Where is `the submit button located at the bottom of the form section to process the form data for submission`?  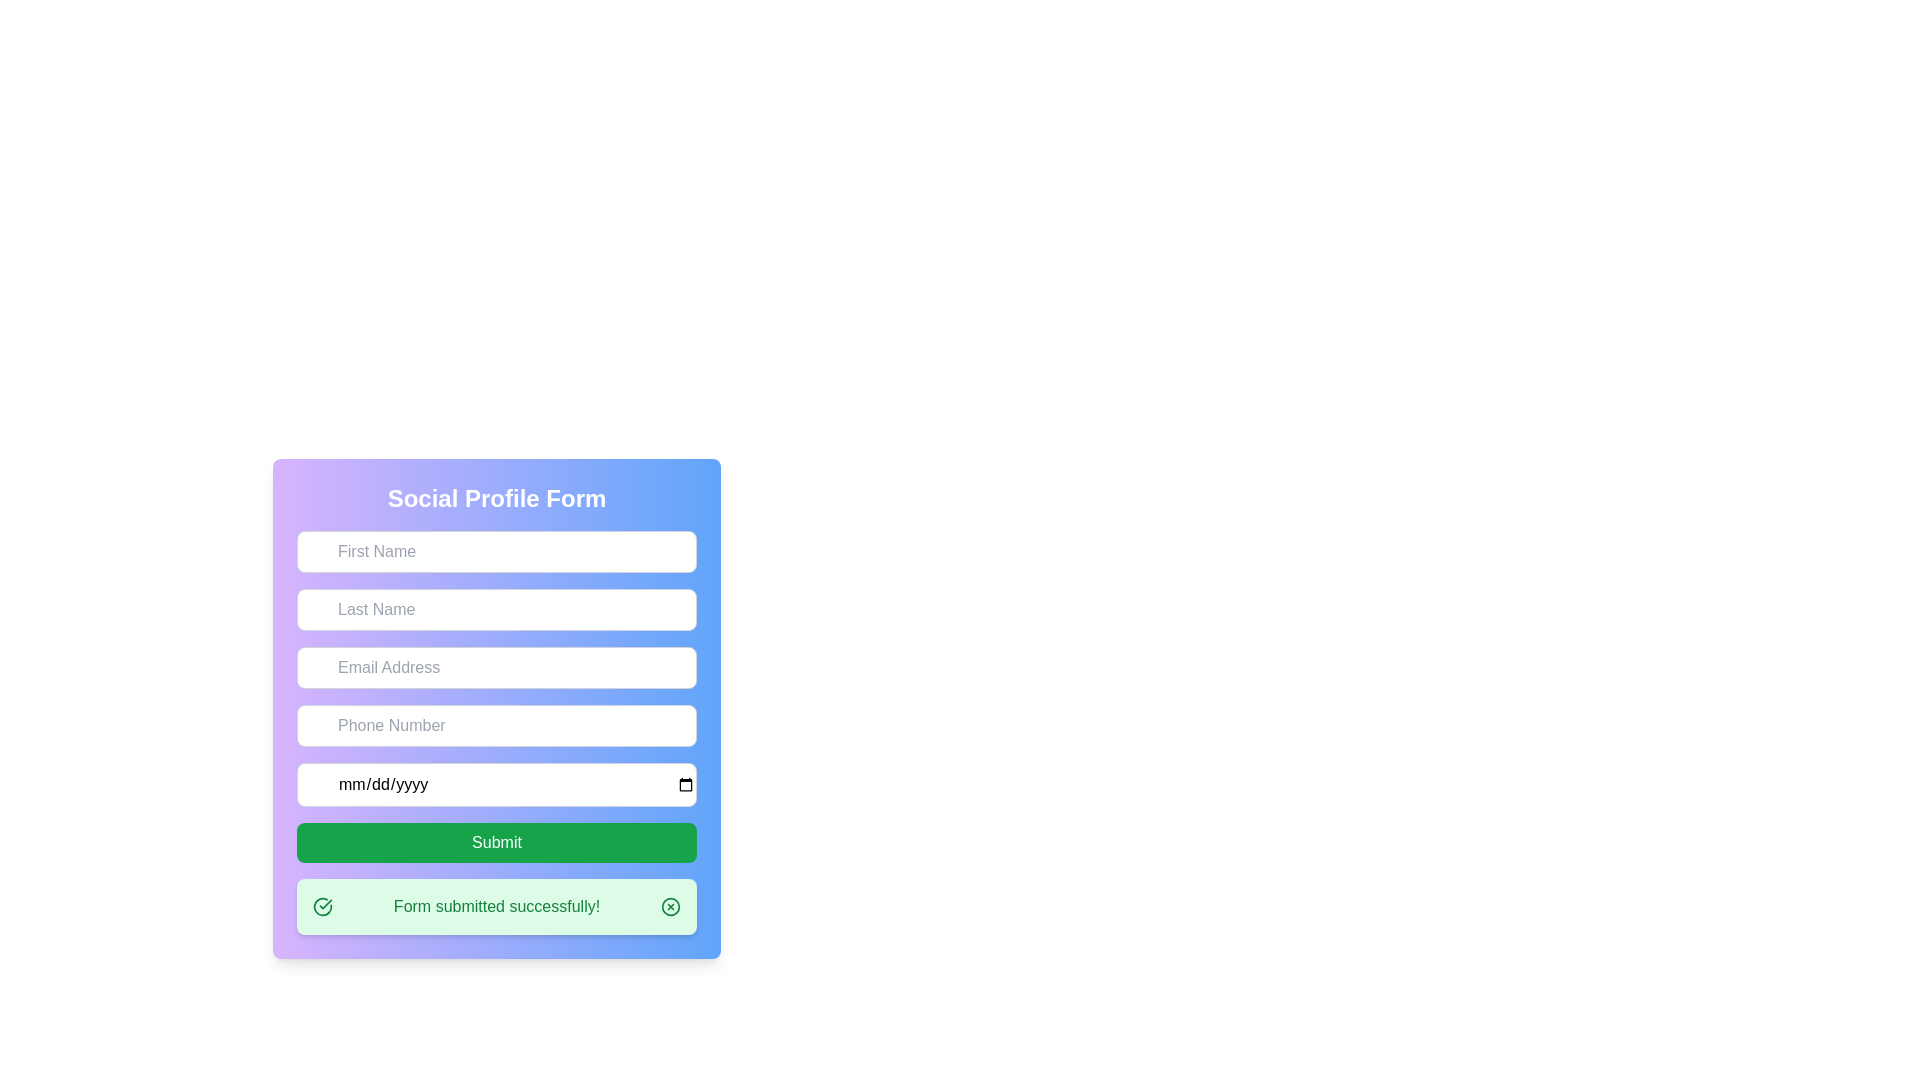 the submit button located at the bottom of the form section to process the form data for submission is located at coordinates (497, 843).